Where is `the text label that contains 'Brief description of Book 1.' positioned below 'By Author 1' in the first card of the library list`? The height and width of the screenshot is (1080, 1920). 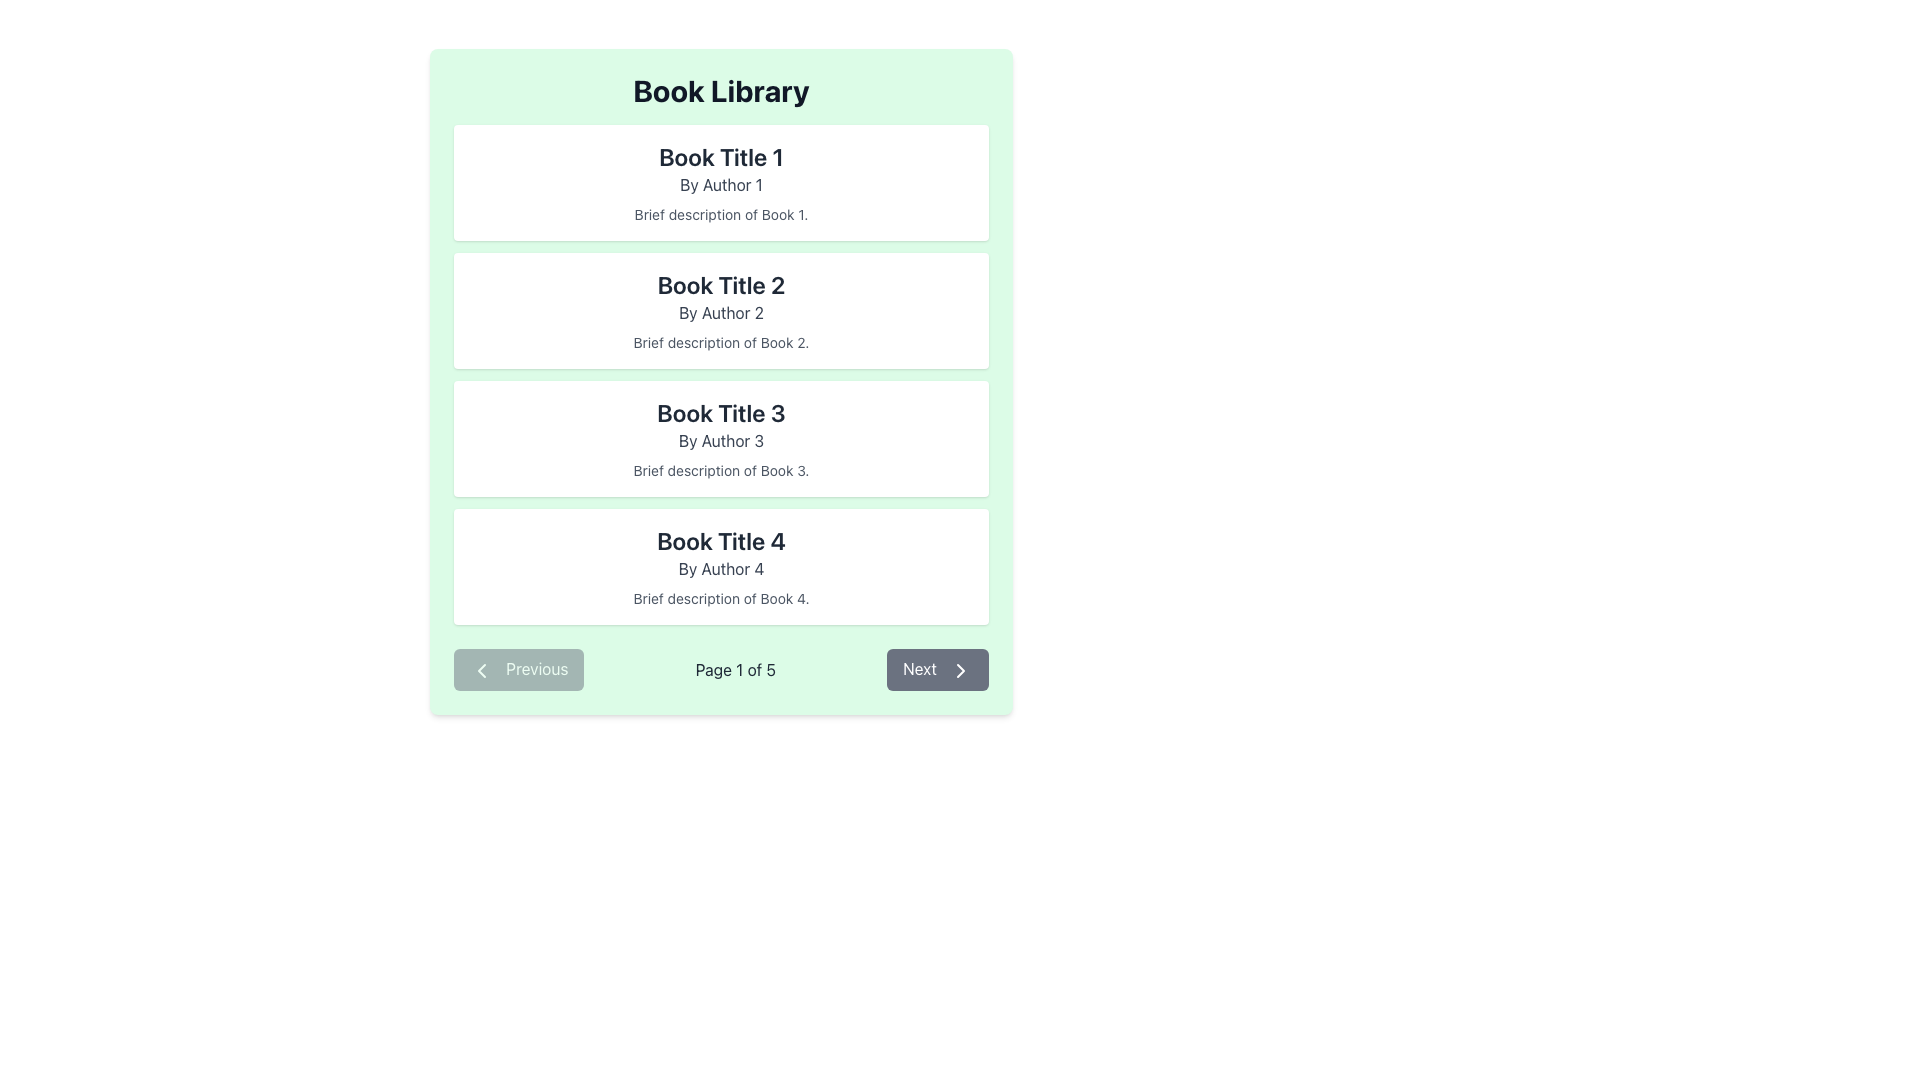 the text label that contains 'Brief description of Book 1.' positioned below 'By Author 1' in the first card of the library list is located at coordinates (720, 215).